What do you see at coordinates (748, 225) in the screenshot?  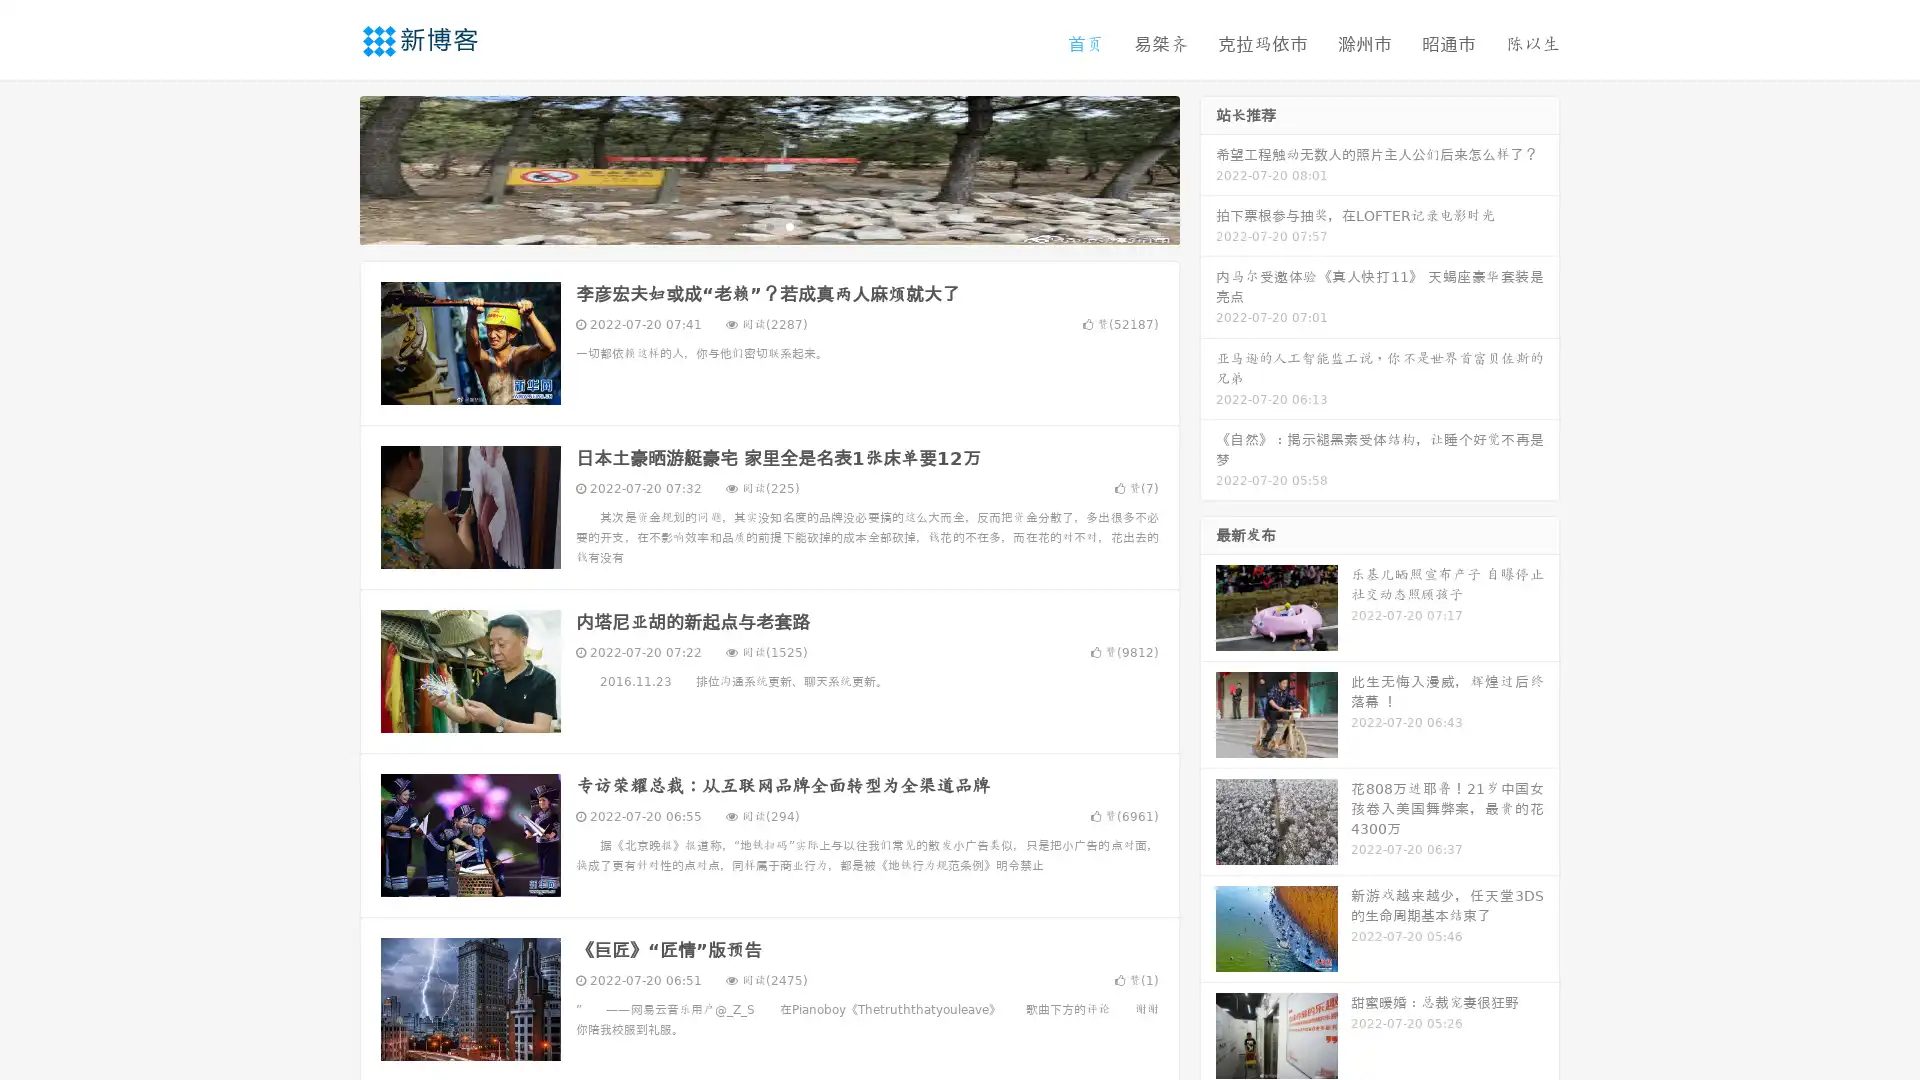 I see `Go to slide 1` at bounding box center [748, 225].